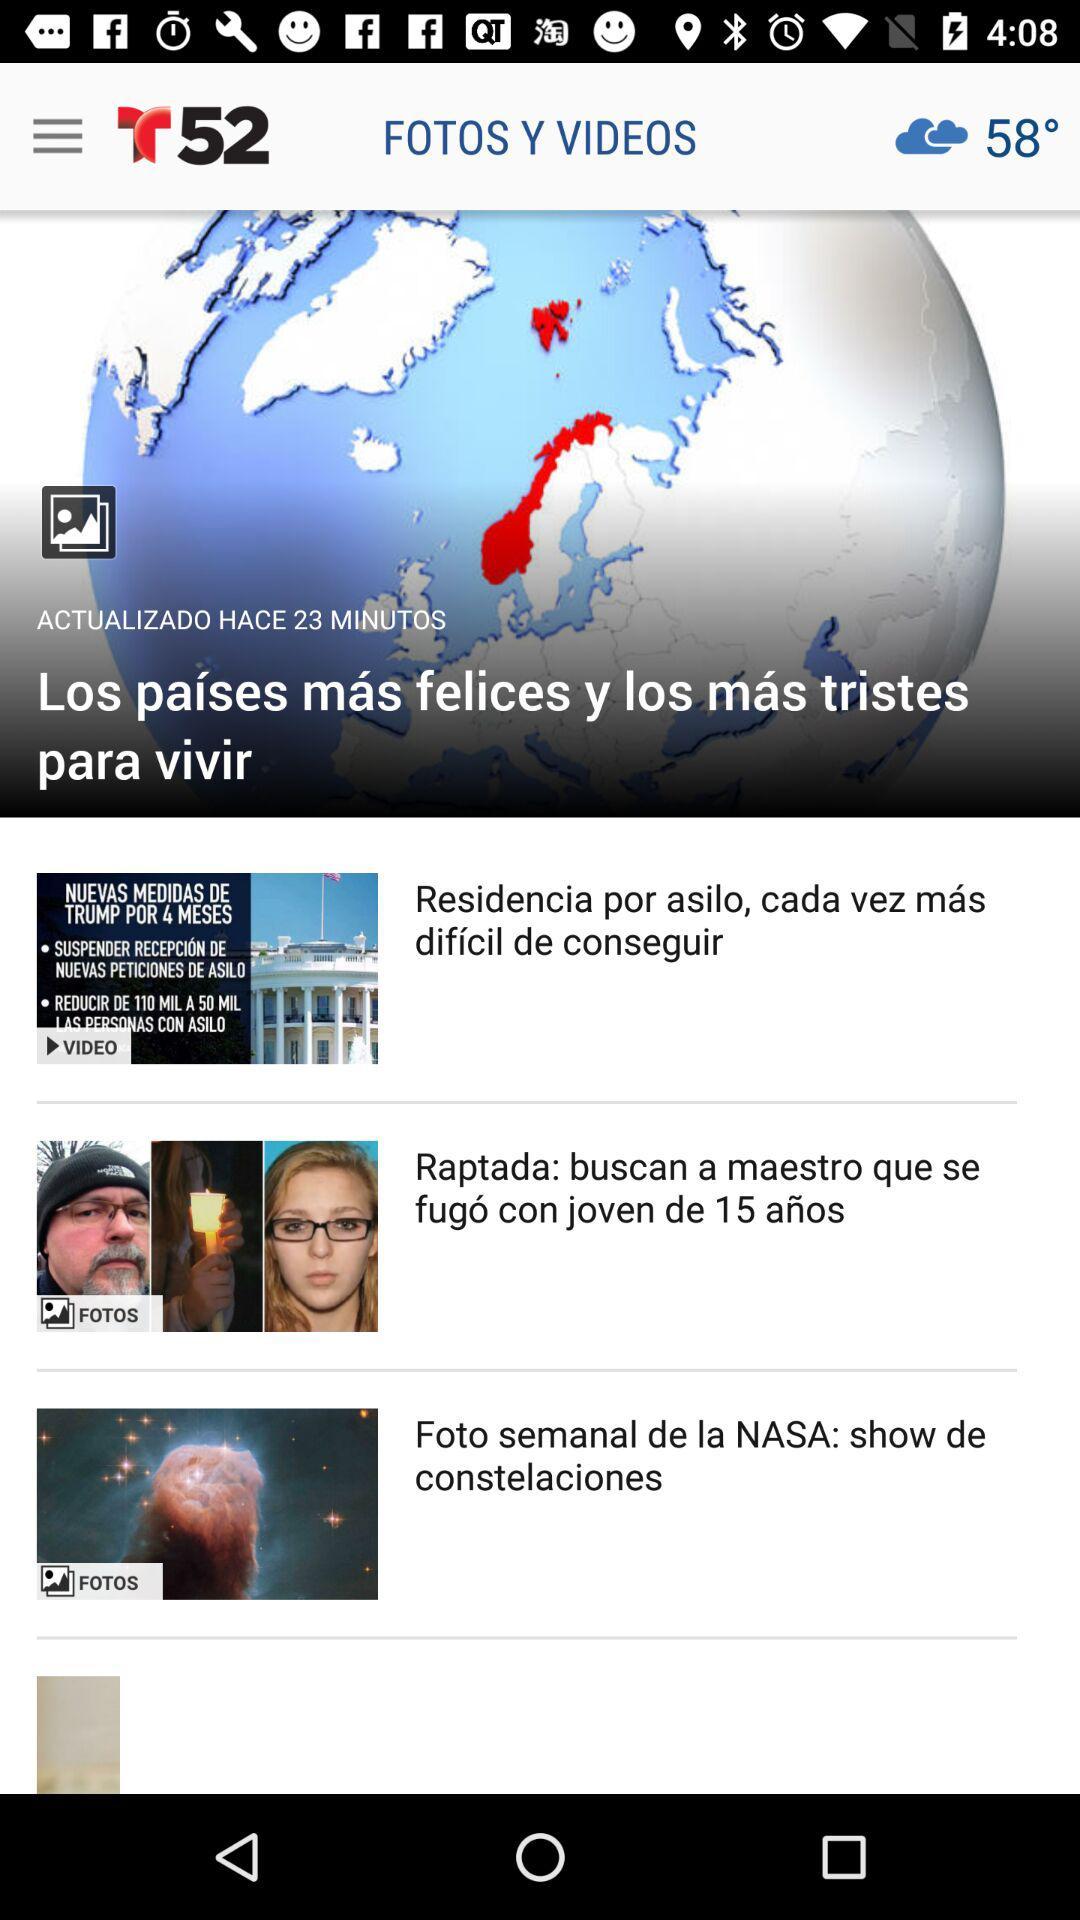  I want to click on news article, so click(207, 1235).